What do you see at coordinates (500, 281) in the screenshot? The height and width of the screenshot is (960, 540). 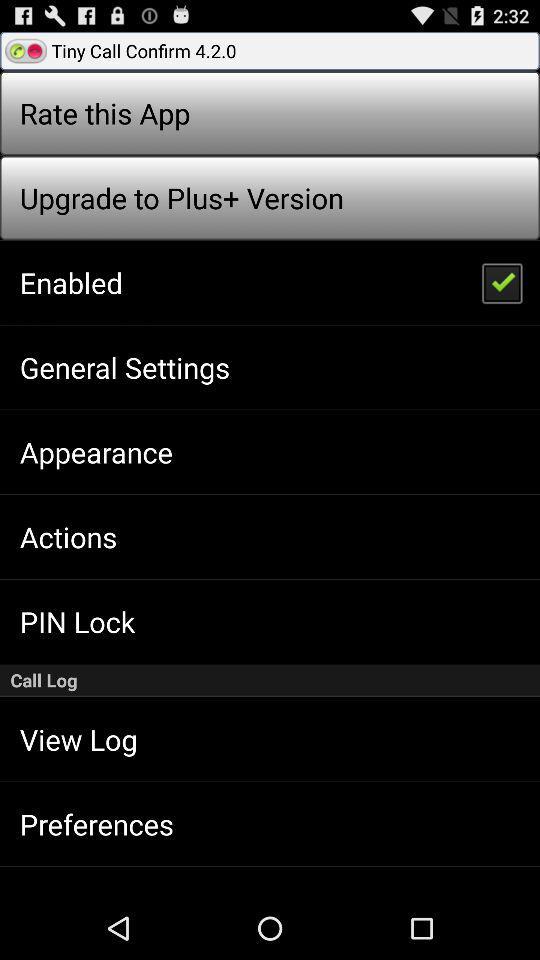 I see `the app below the tiny call confirm icon` at bounding box center [500, 281].